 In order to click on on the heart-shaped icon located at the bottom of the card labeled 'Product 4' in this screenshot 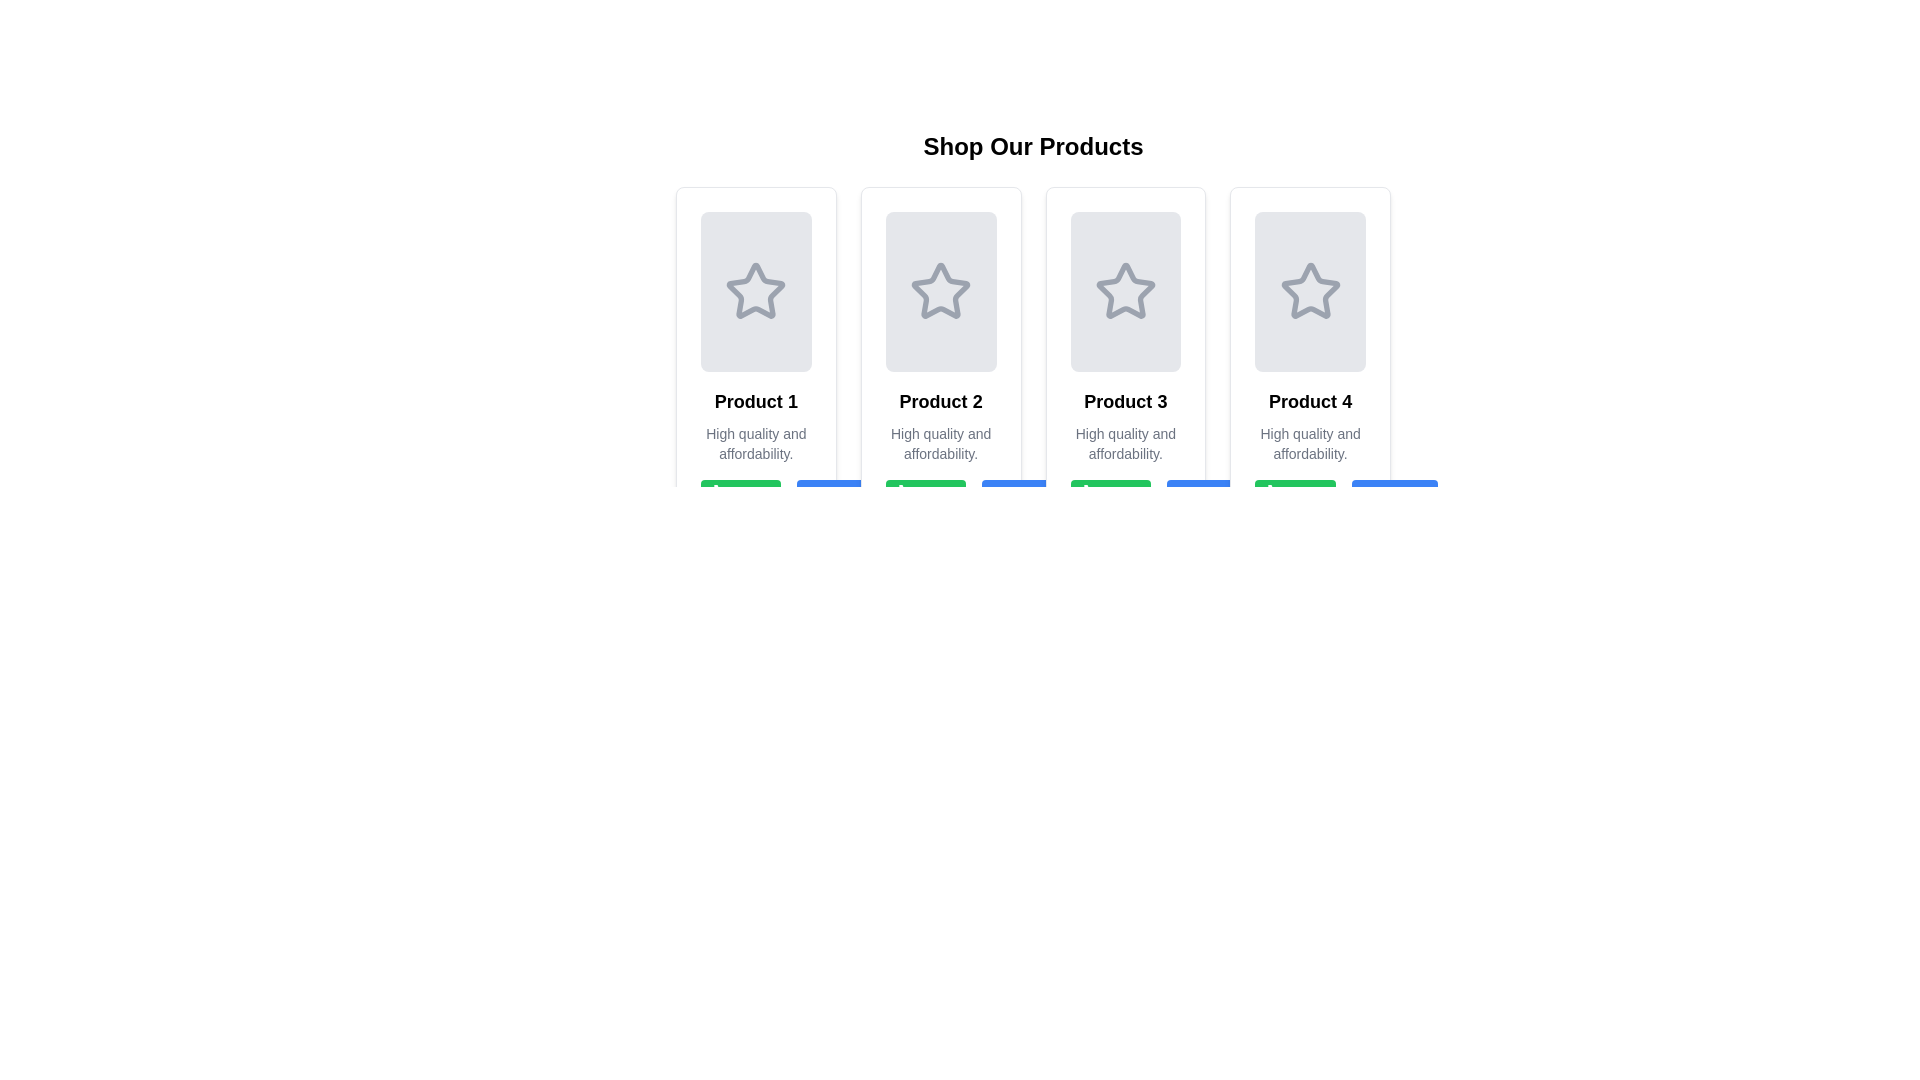, I will do `click(1293, 495)`.